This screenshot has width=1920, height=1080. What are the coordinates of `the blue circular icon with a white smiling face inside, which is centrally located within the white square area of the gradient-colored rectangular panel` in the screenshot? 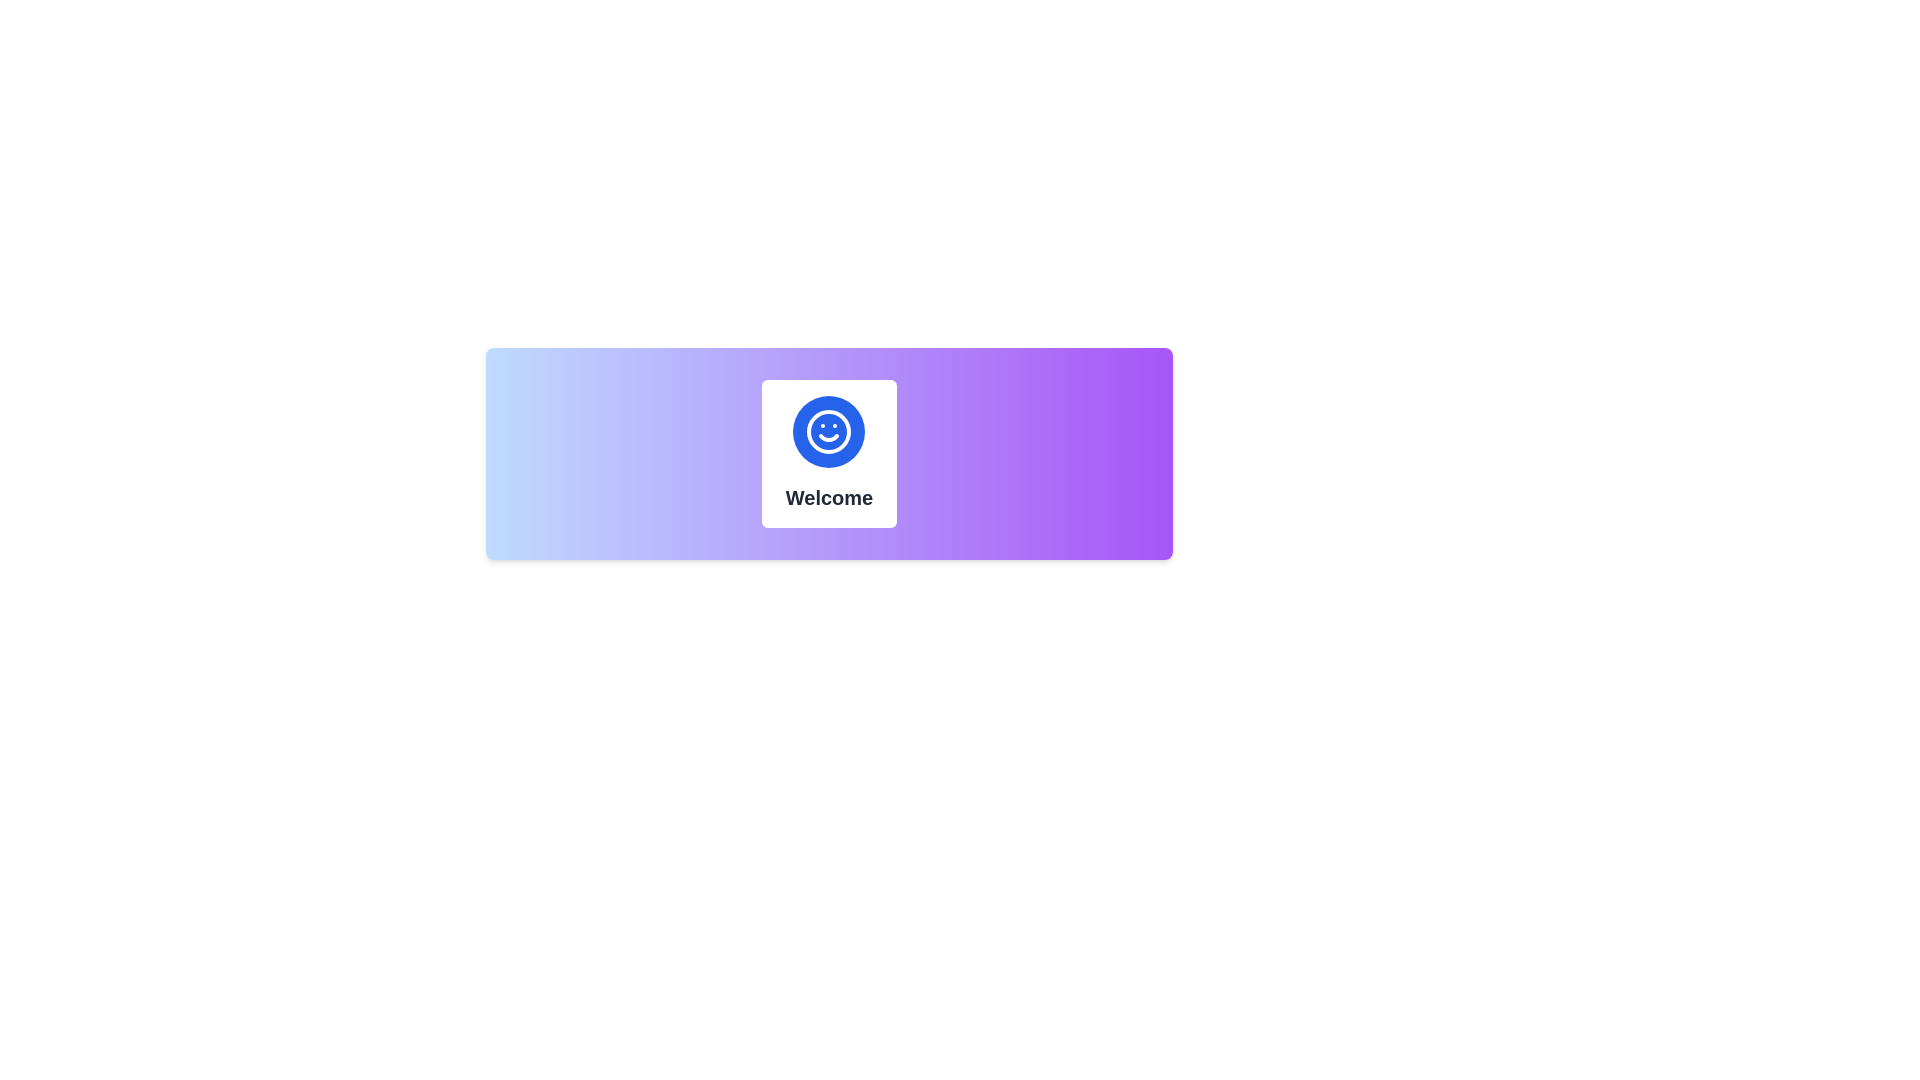 It's located at (829, 431).